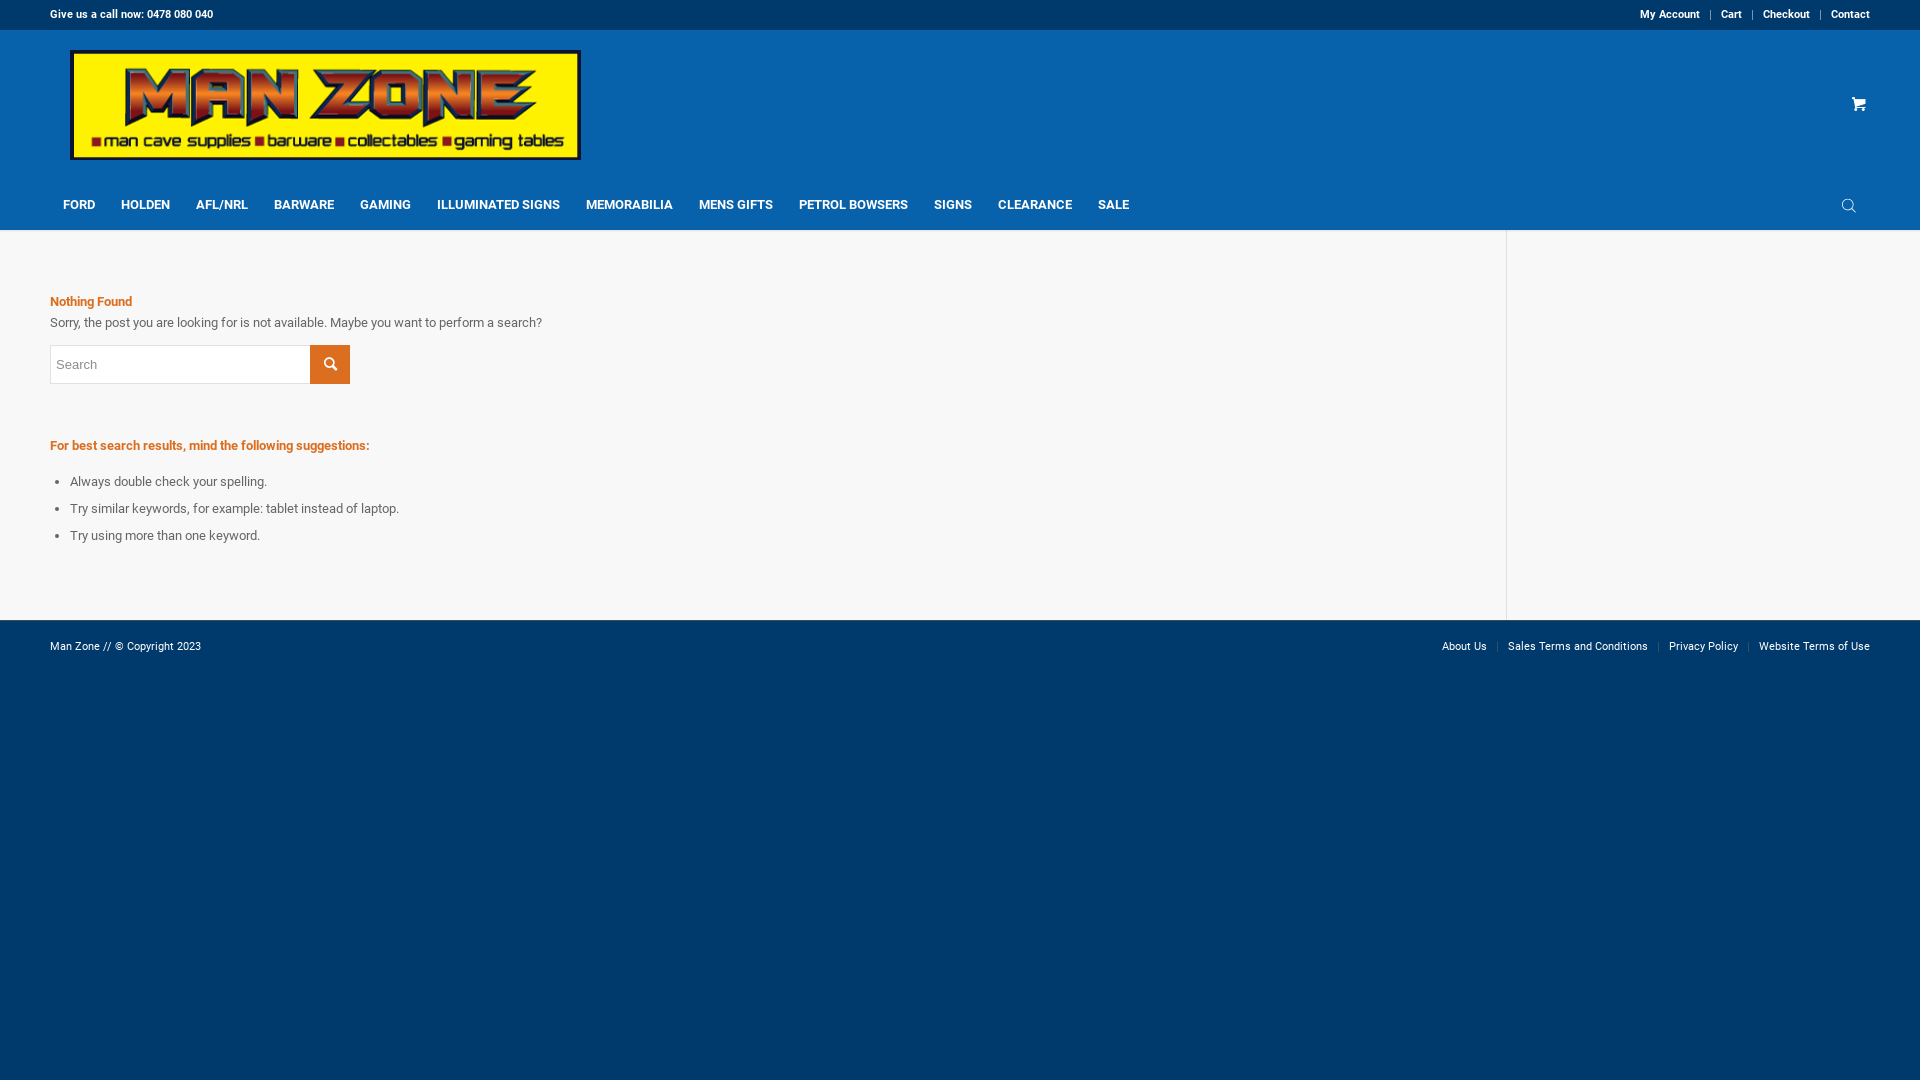 Image resolution: width=1920 pixels, height=1080 pixels. Describe the element at coordinates (1035, 204) in the screenshot. I see `'CLEARANCE'` at that location.